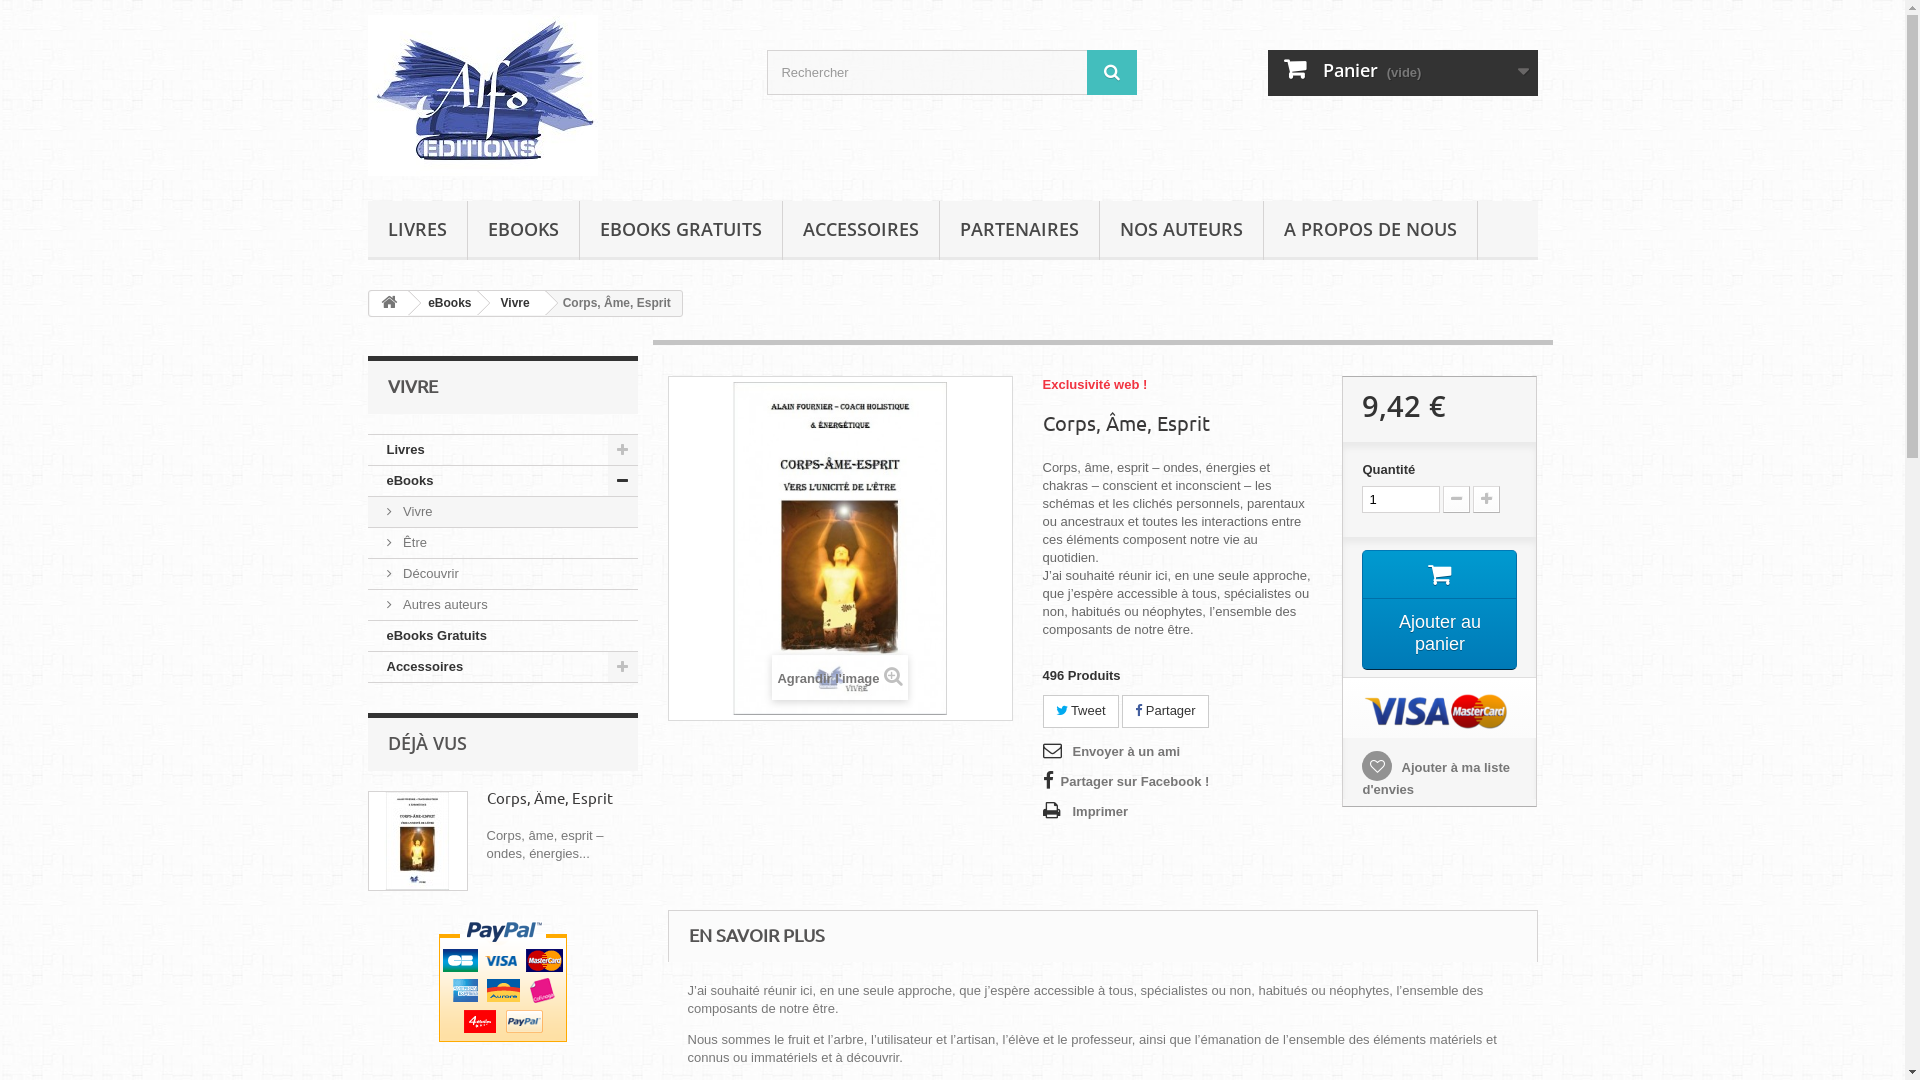 This screenshot has width=1920, height=1080. What do you see at coordinates (1438, 608) in the screenshot?
I see `'Ajouter au panier'` at bounding box center [1438, 608].